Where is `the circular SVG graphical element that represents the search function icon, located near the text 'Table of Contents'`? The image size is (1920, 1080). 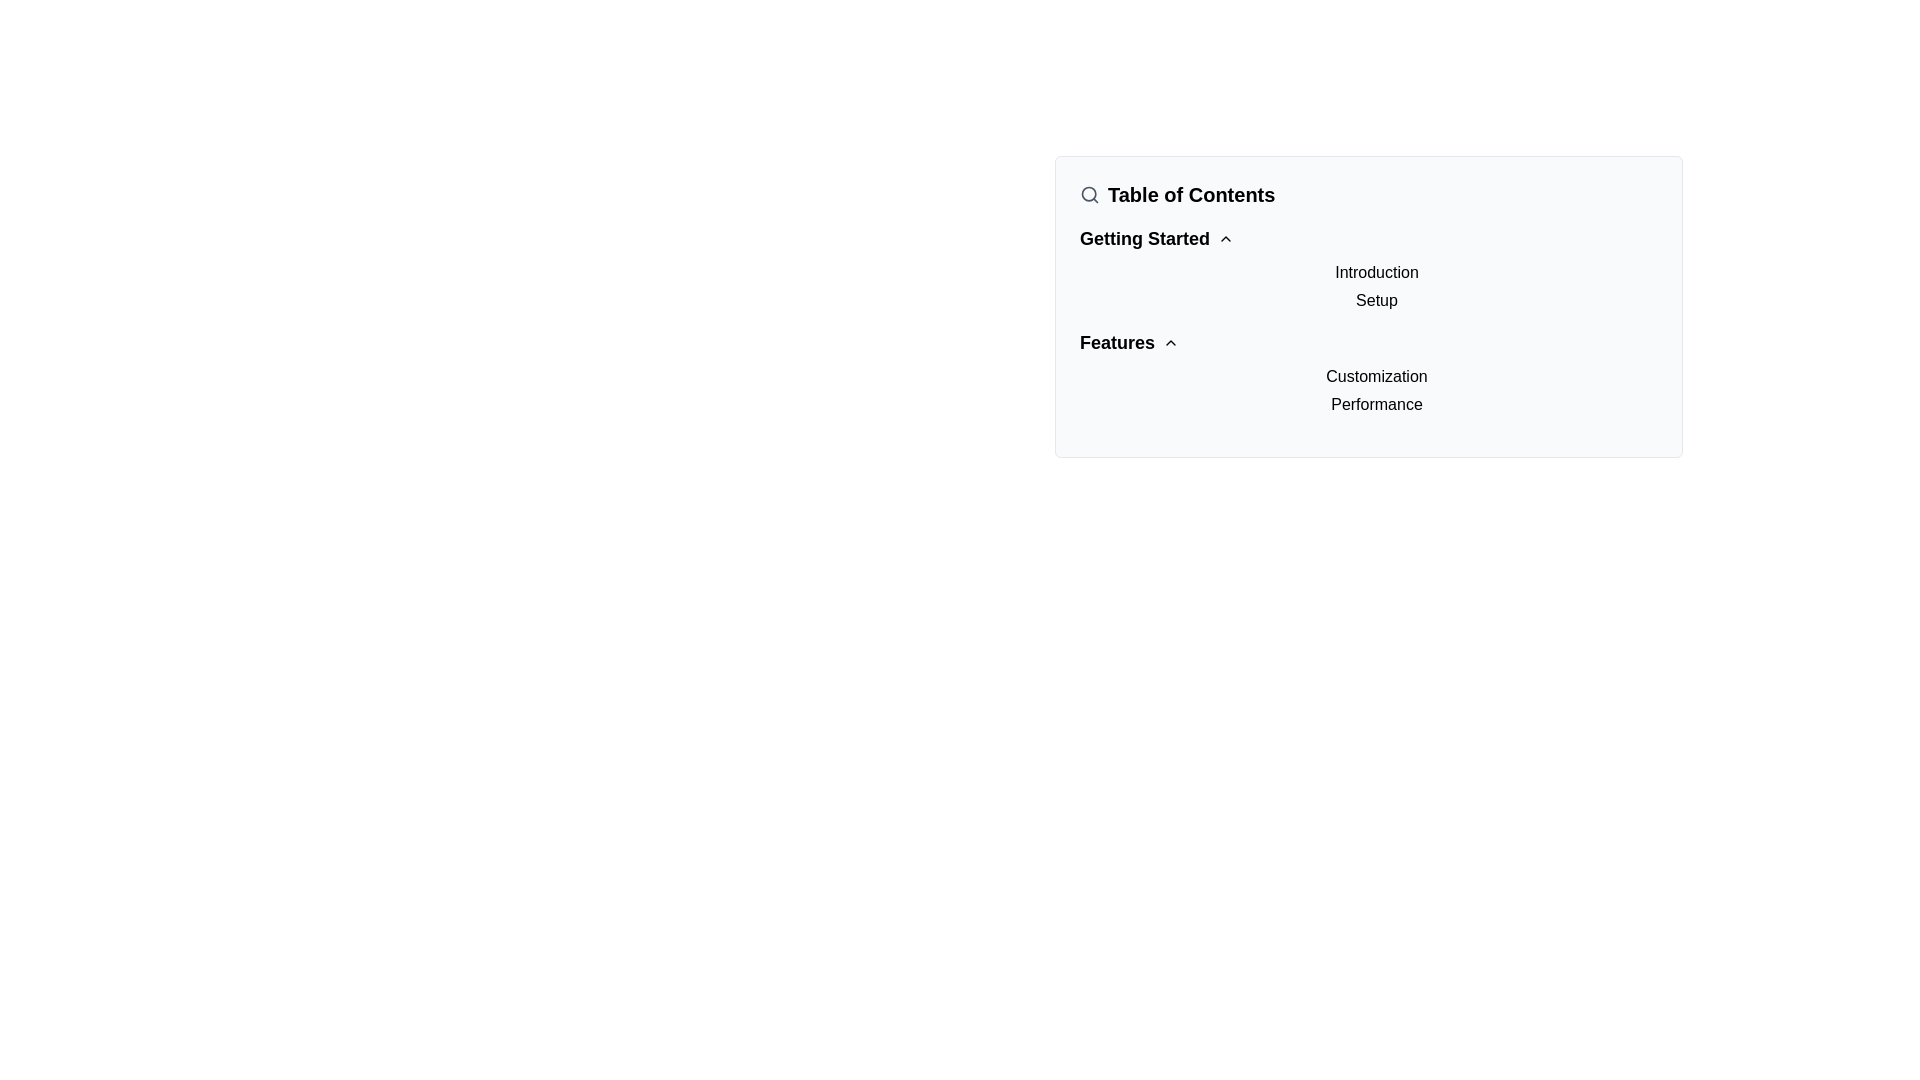
the circular SVG graphical element that represents the search function icon, located near the text 'Table of Contents' is located at coordinates (1088, 194).